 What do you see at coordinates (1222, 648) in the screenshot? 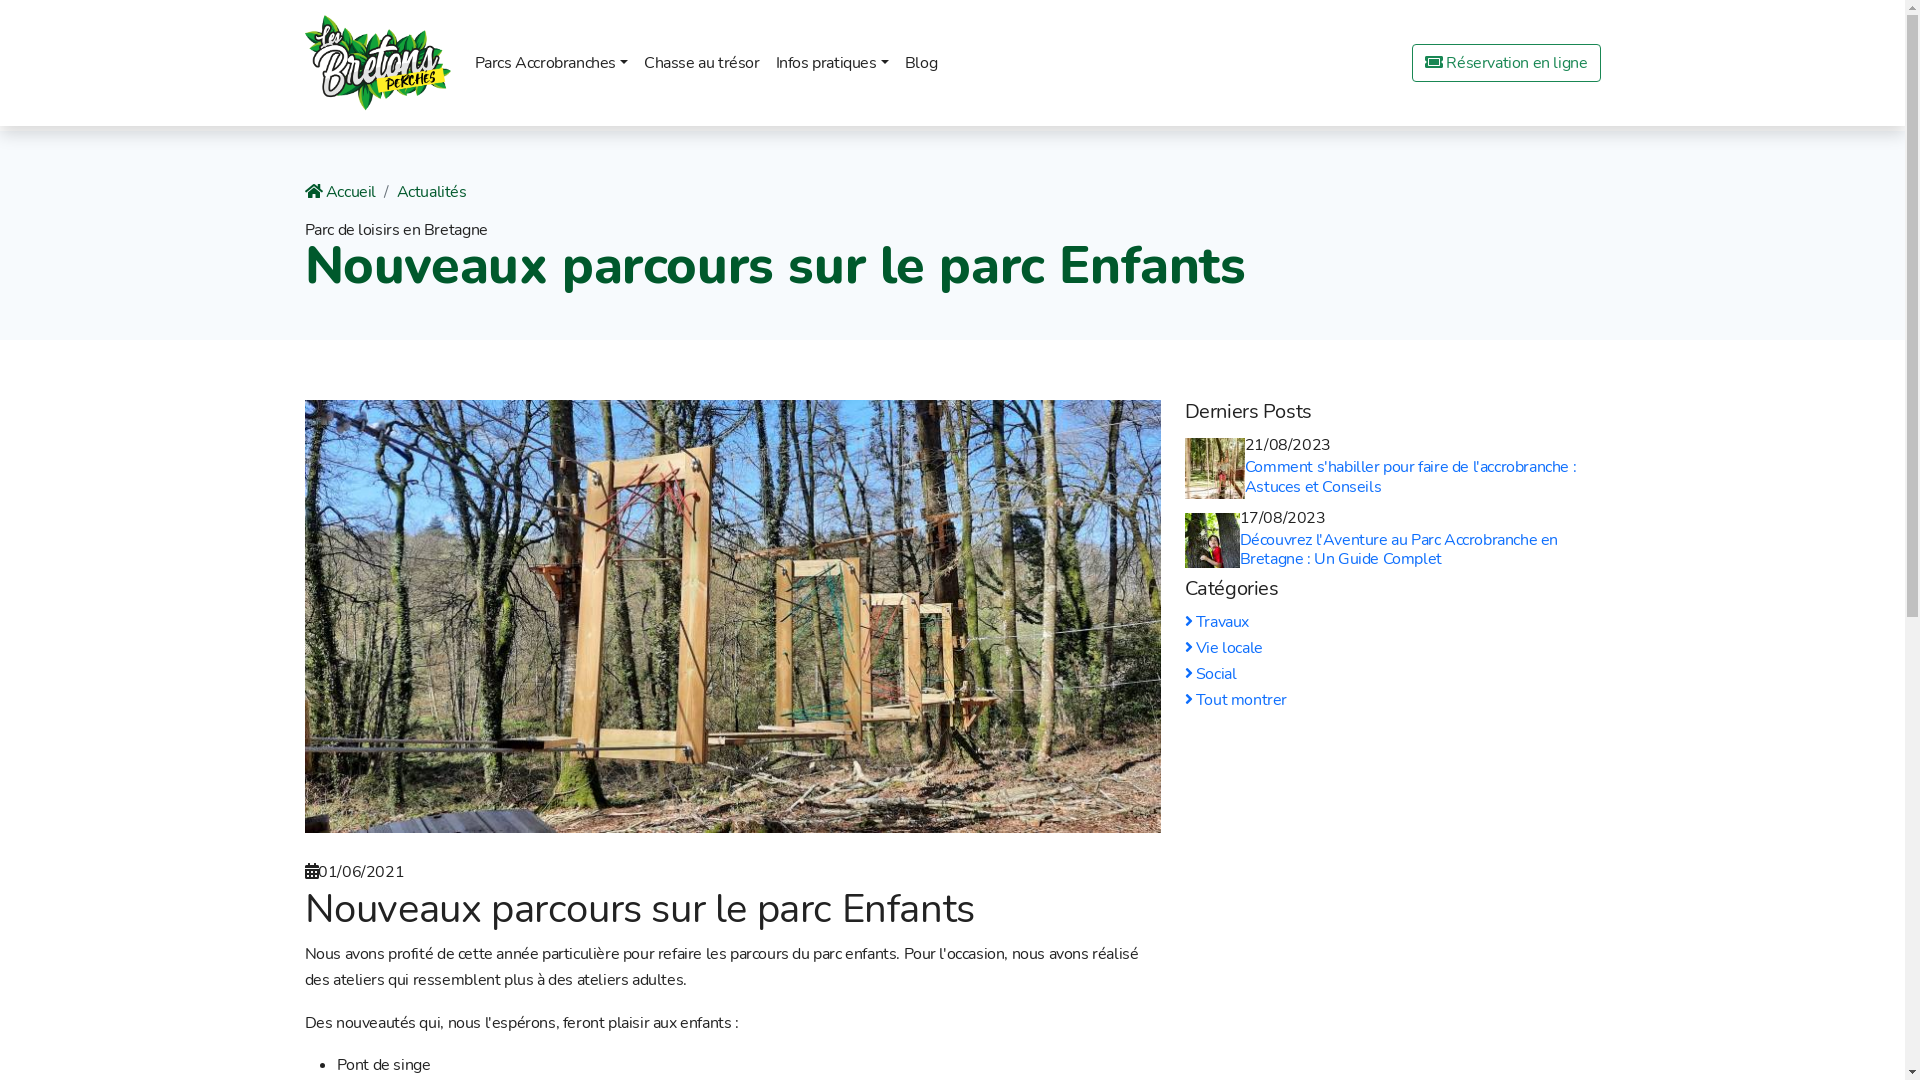
I see `'Vie locale'` at bounding box center [1222, 648].